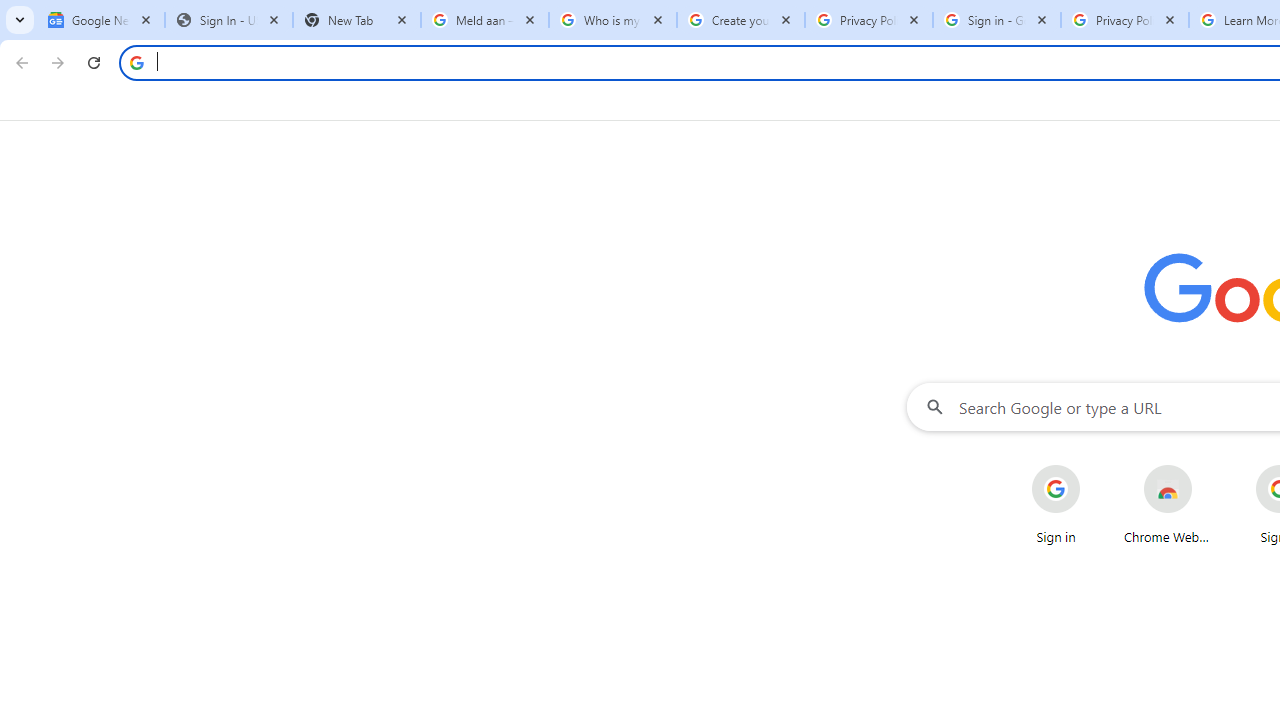  What do you see at coordinates (229, 20) in the screenshot?
I see `'Sign In - USA TODAY'` at bounding box center [229, 20].